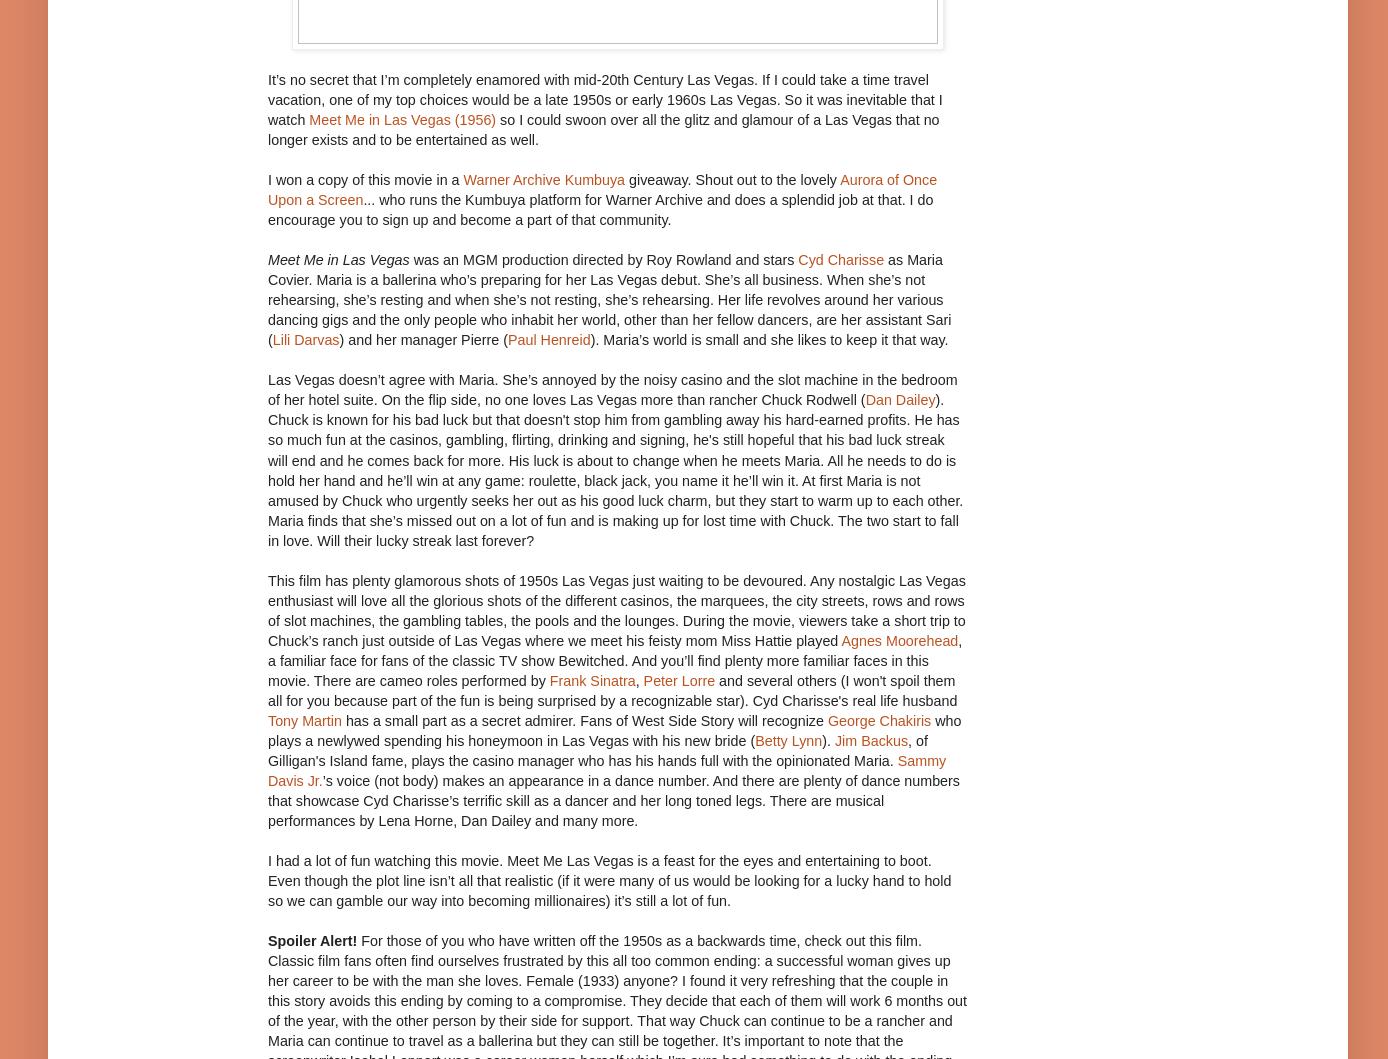 This screenshot has height=1059, width=1388. Describe the element at coordinates (463, 179) in the screenshot. I see `'Warner Archive Kumbuya'` at that location.